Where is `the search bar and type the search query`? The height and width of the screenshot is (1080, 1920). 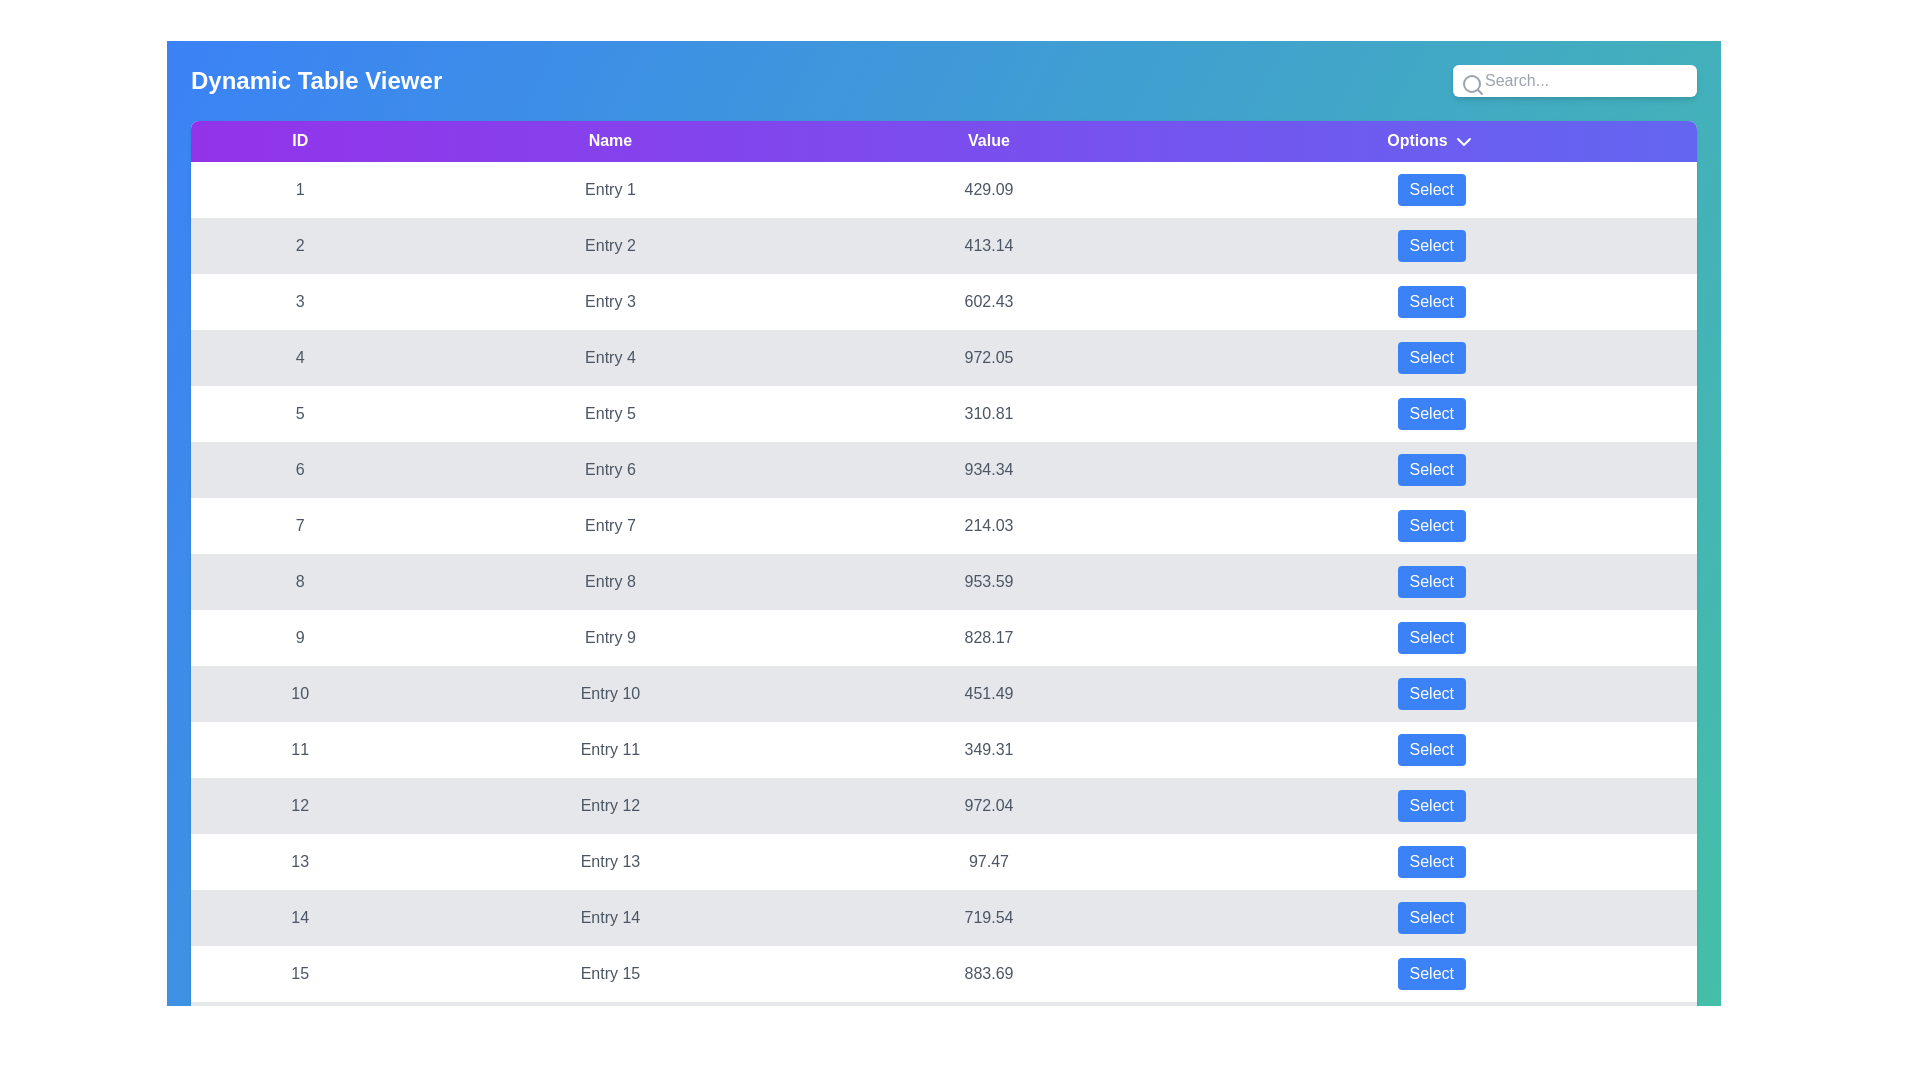
the search bar and type the search query is located at coordinates (1573, 80).